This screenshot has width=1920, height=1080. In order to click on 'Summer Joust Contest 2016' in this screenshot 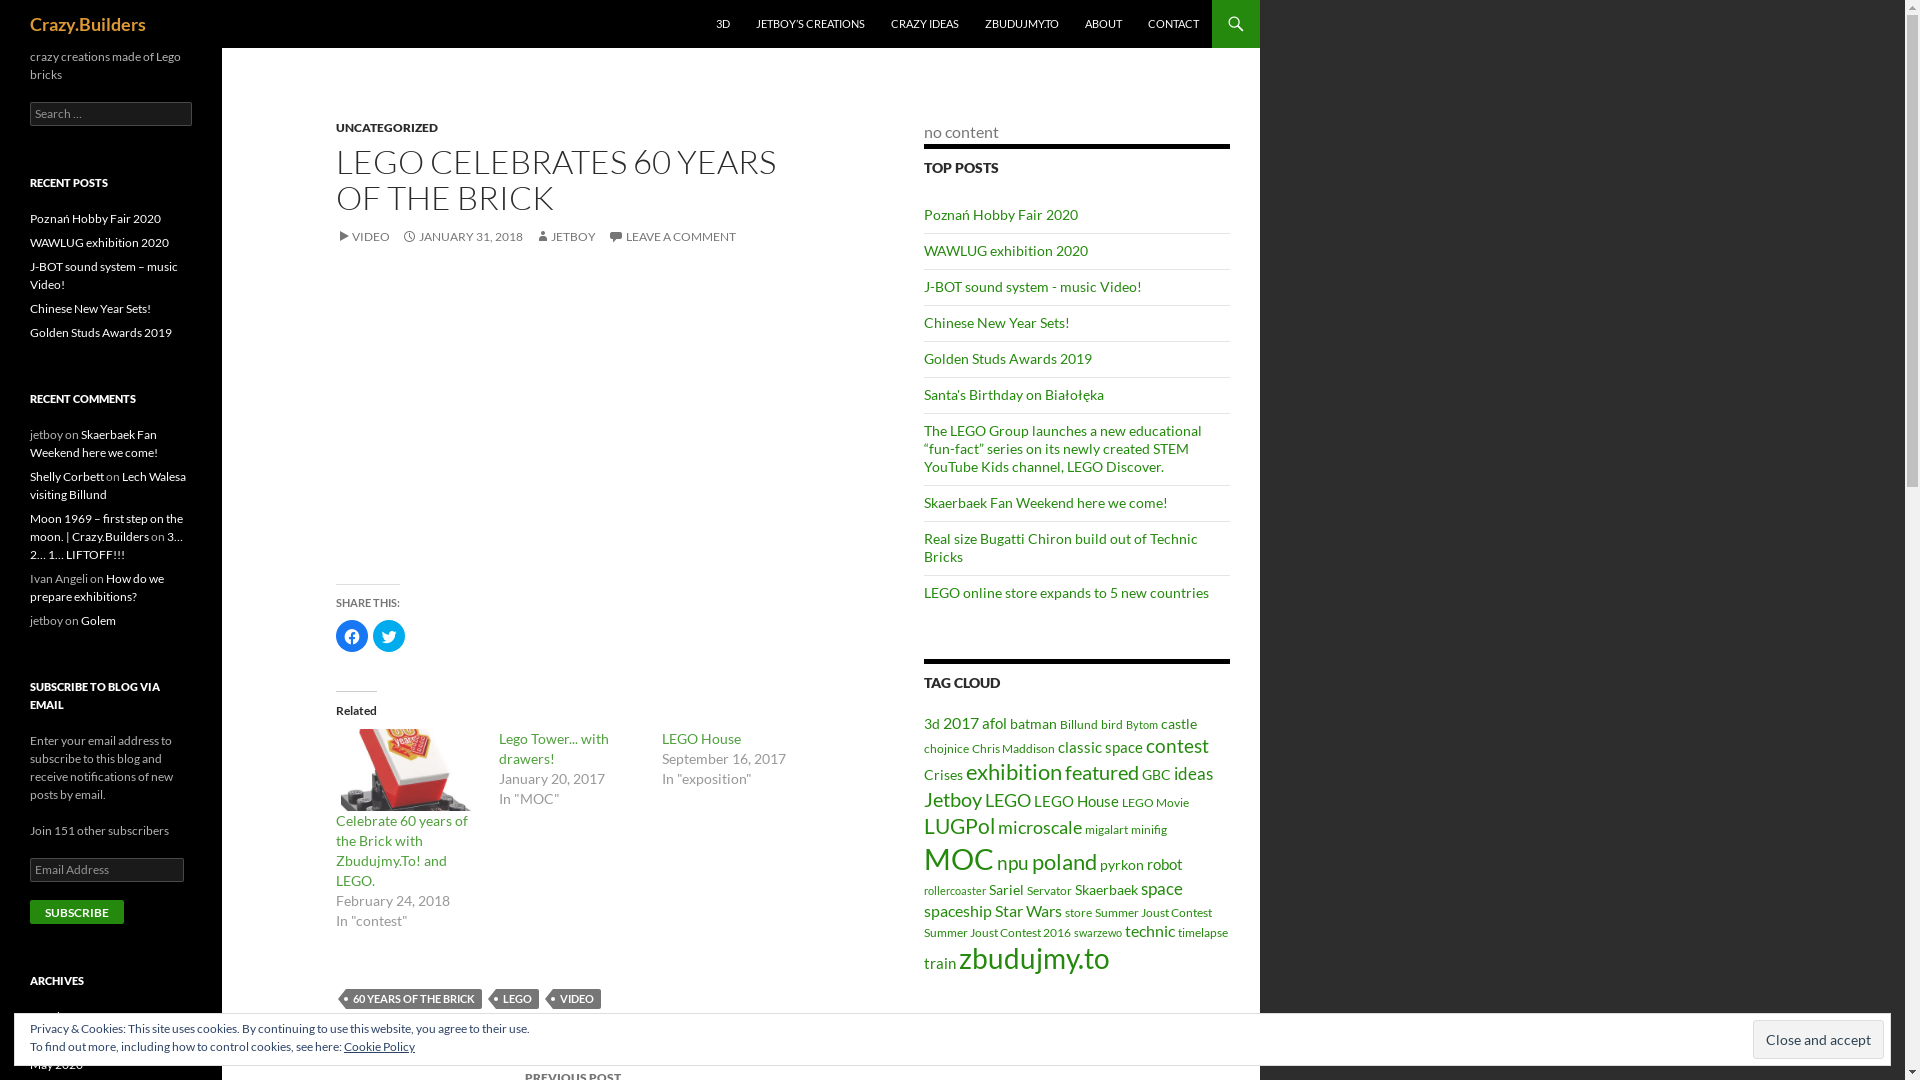, I will do `click(997, 932)`.